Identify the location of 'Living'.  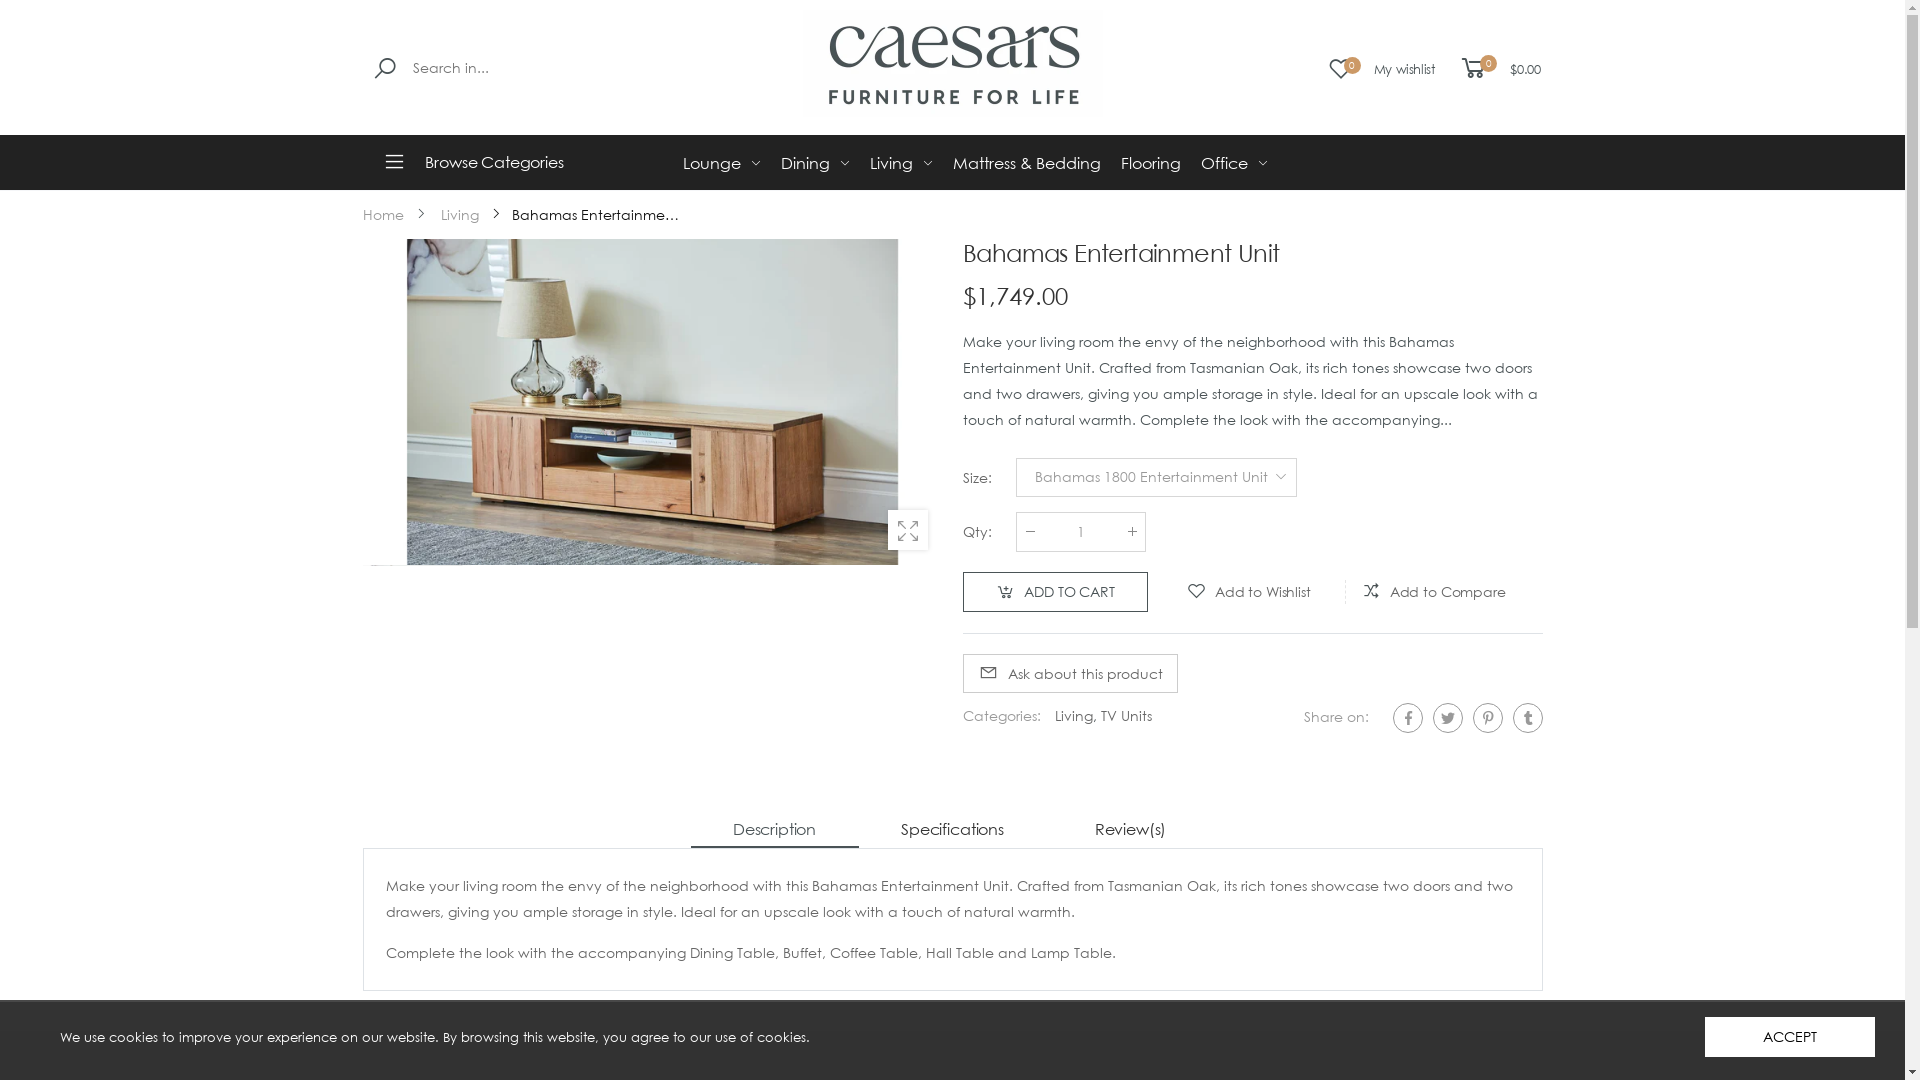
(900, 161).